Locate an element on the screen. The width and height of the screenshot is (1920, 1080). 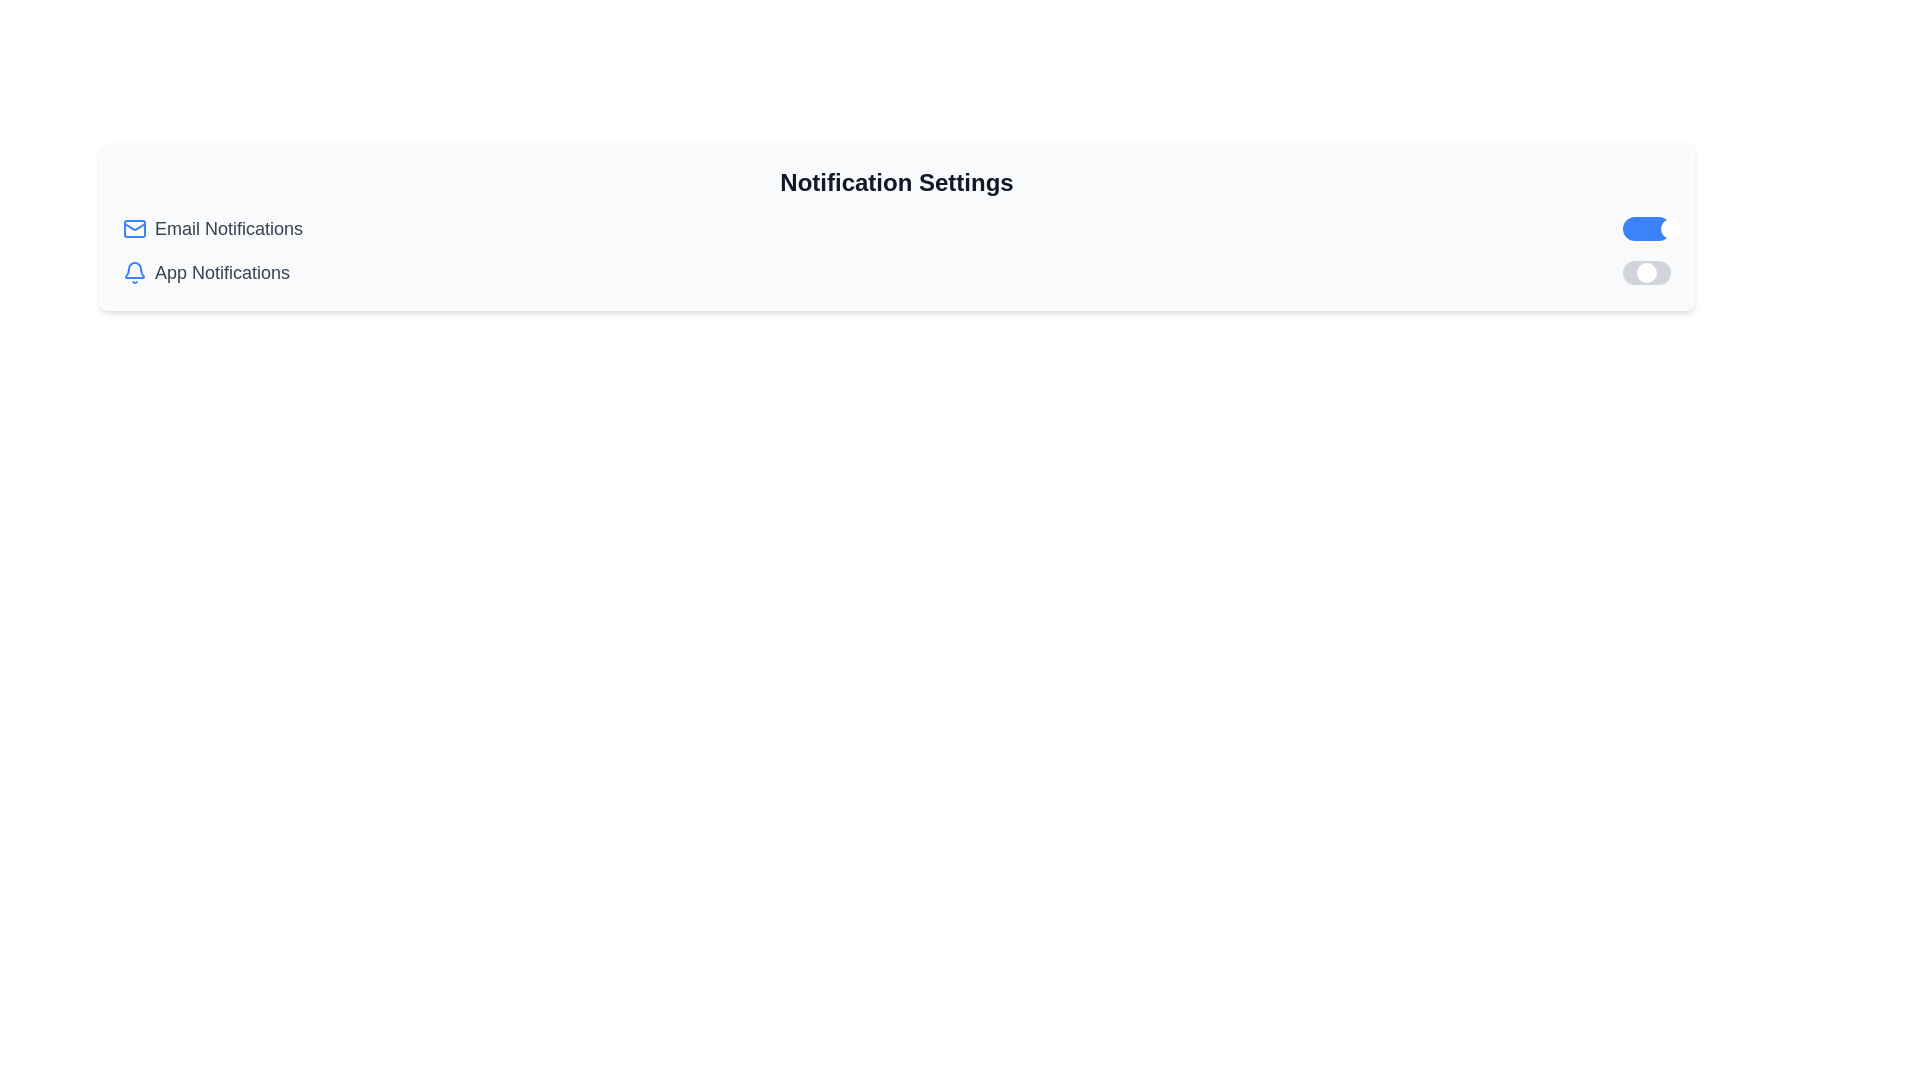
the toggle handle located on the far-right side of the toggle switch control is located at coordinates (1670, 227).